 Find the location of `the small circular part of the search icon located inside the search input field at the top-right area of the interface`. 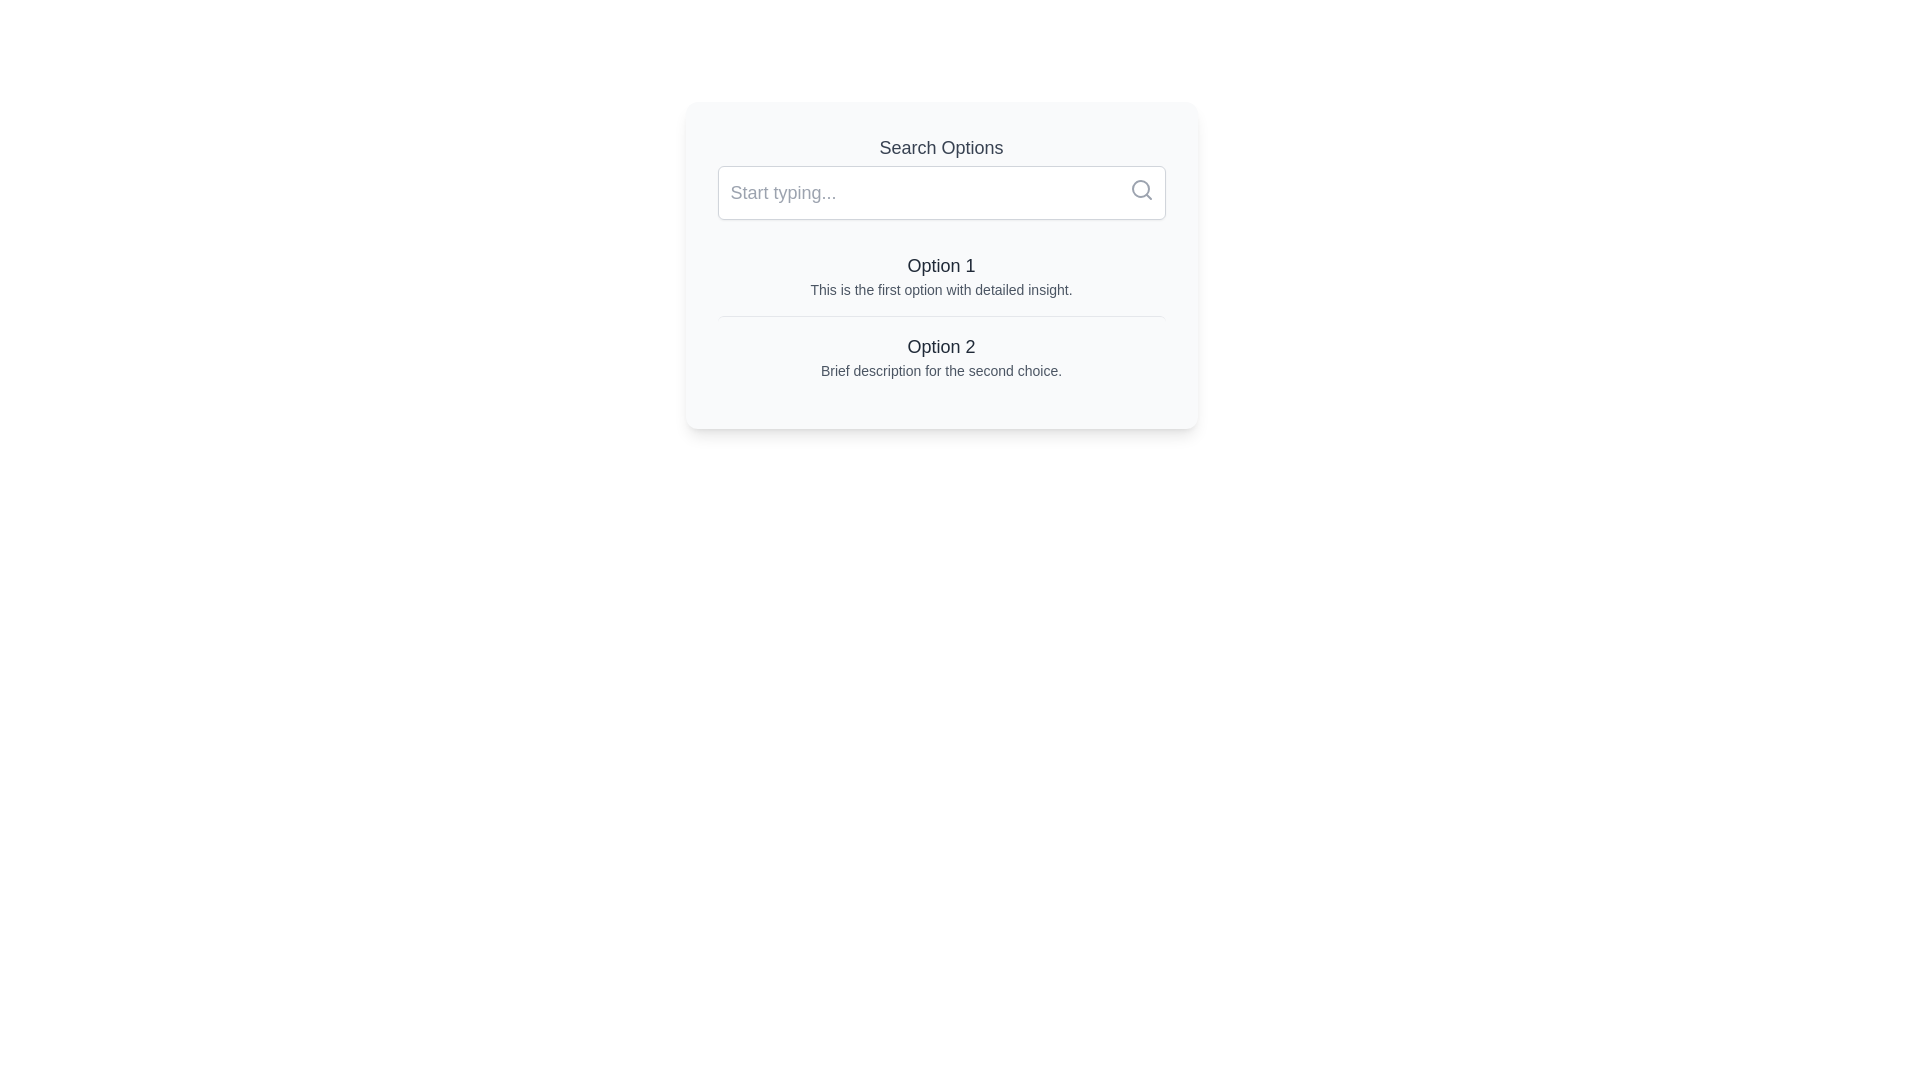

the small circular part of the search icon located inside the search input field at the top-right area of the interface is located at coordinates (1140, 189).